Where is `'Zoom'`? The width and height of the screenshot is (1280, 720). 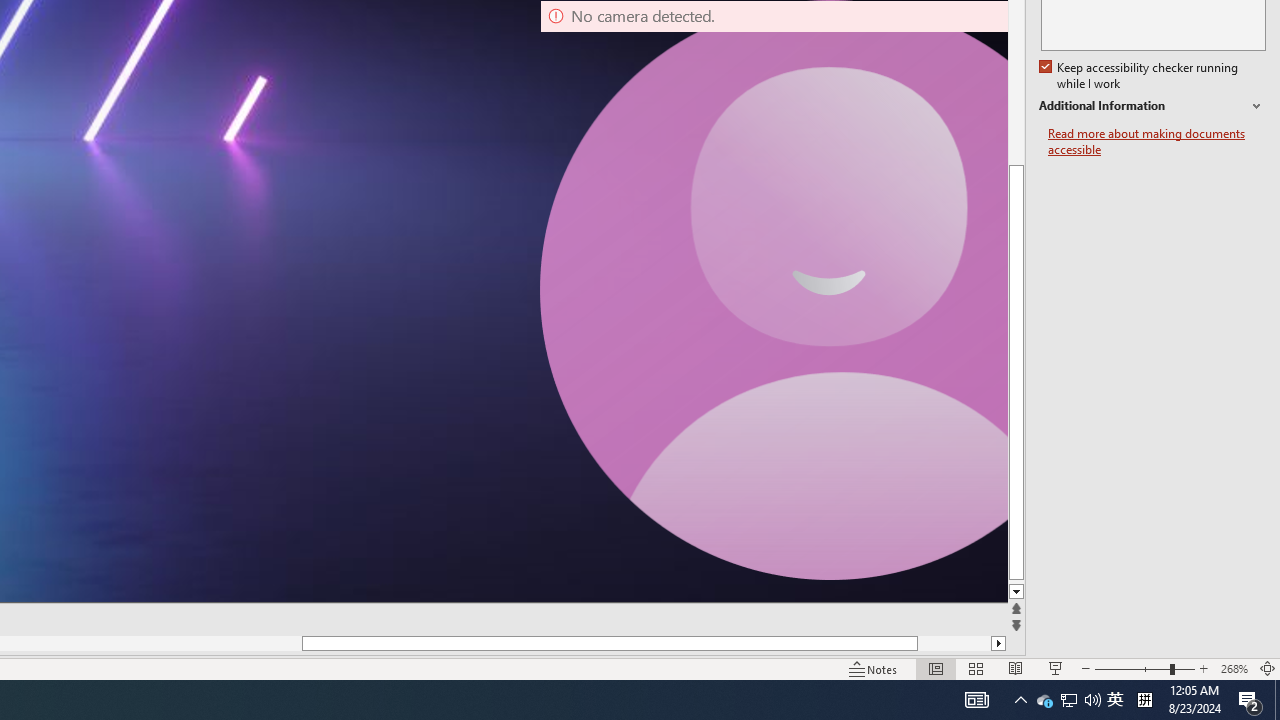
'Zoom' is located at coordinates (1144, 669).